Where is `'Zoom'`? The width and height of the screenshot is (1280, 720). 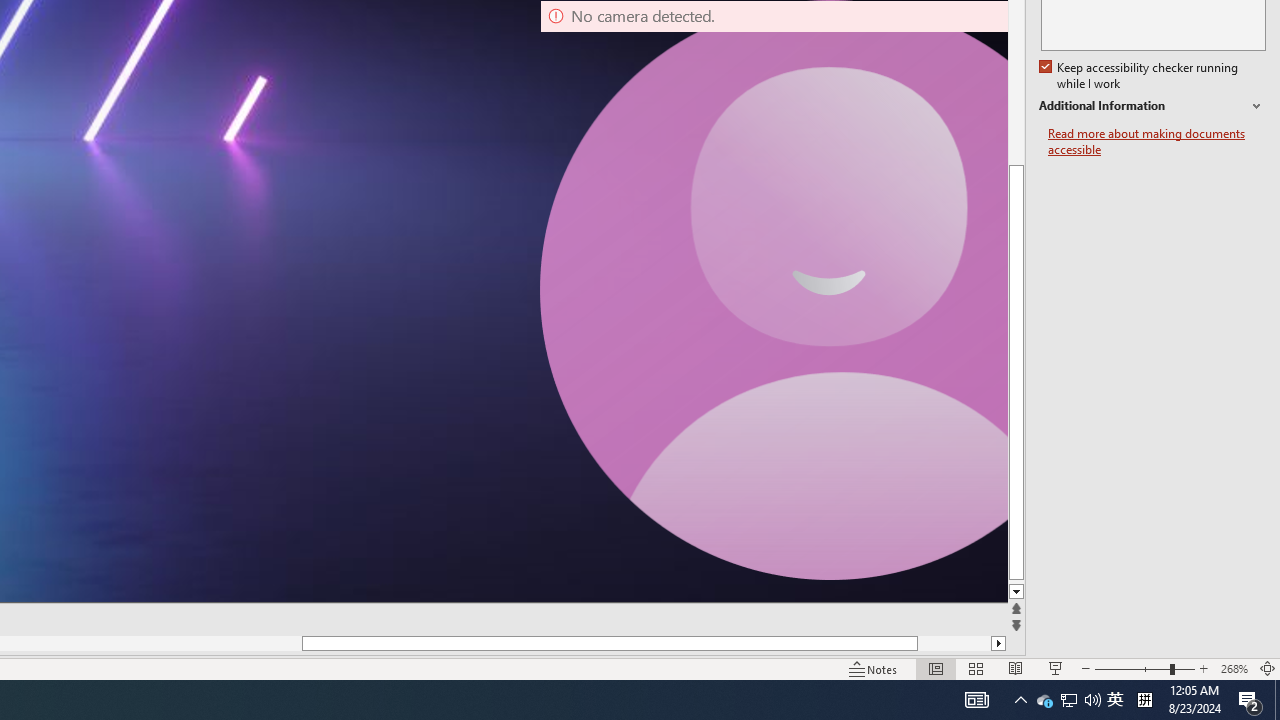
'Zoom' is located at coordinates (1144, 669).